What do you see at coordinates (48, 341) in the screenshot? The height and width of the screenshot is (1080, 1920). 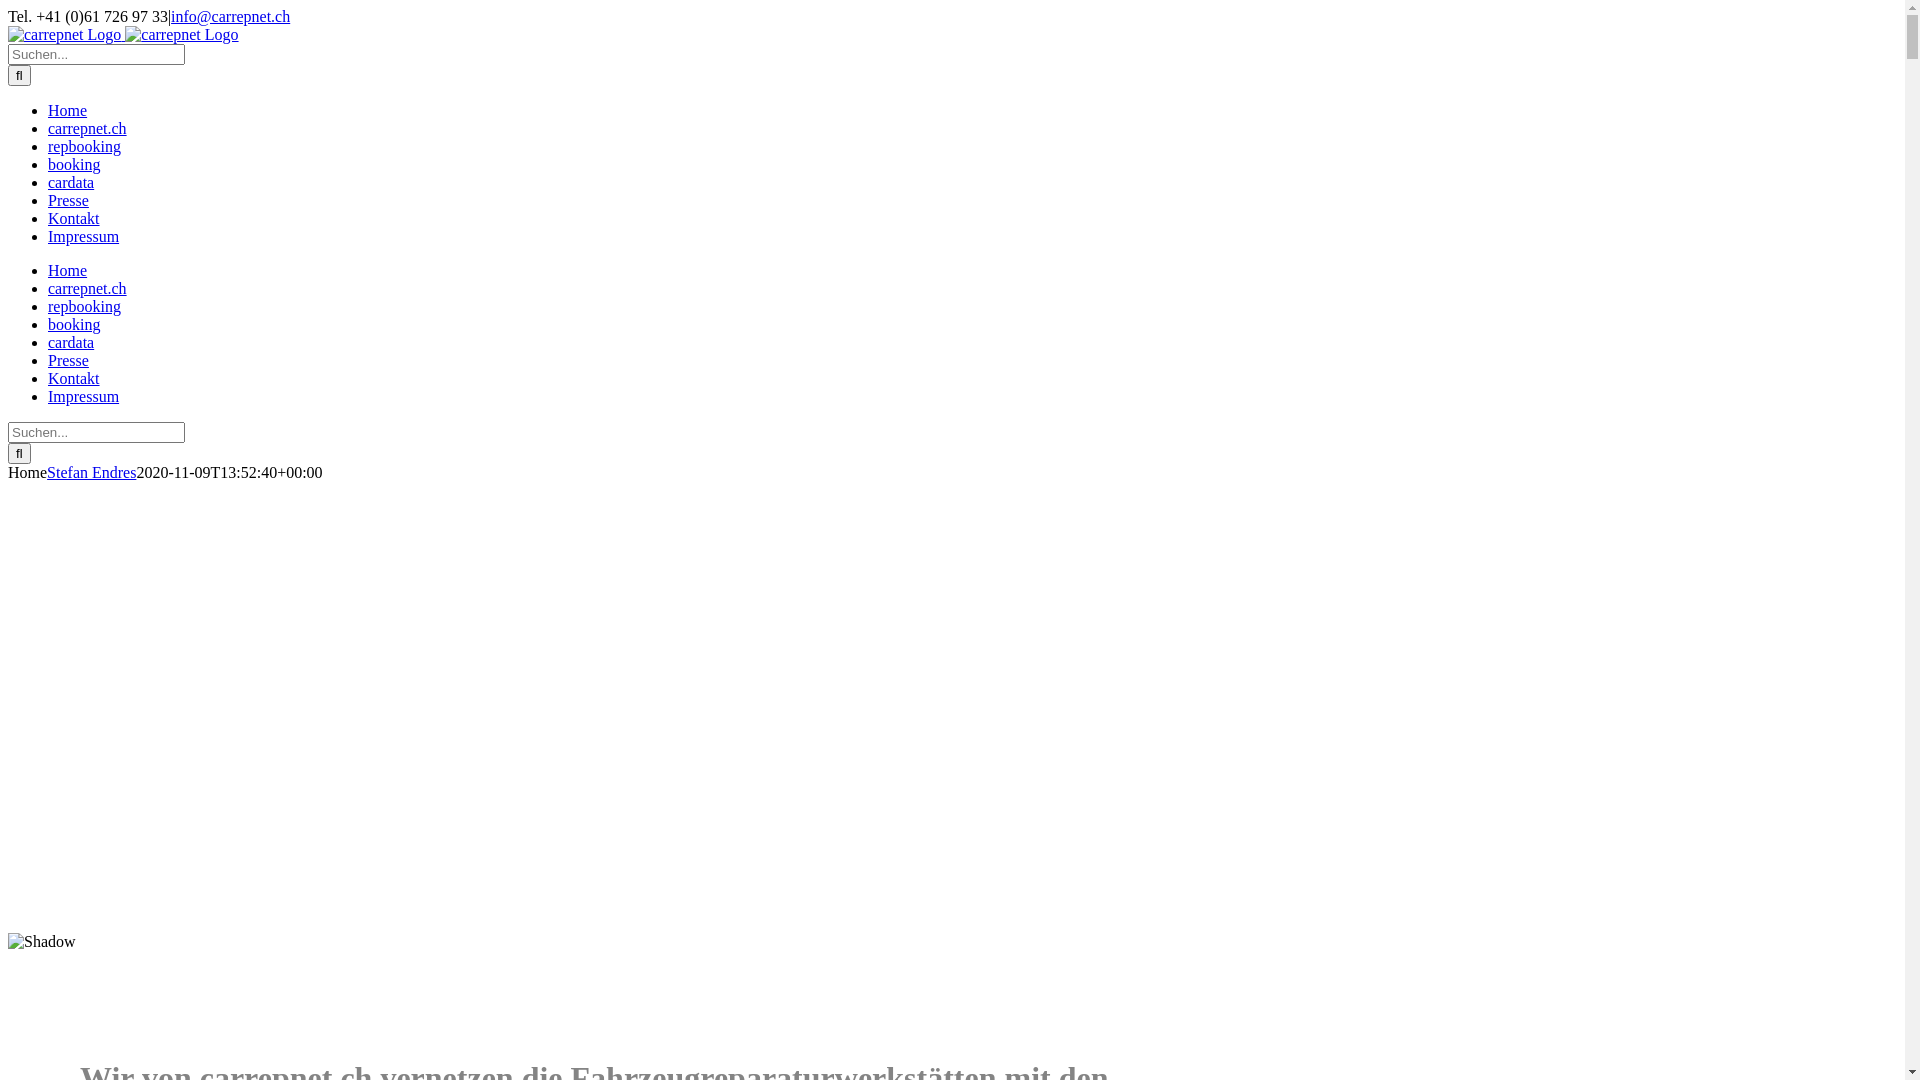 I see `'cardata'` at bounding box center [48, 341].